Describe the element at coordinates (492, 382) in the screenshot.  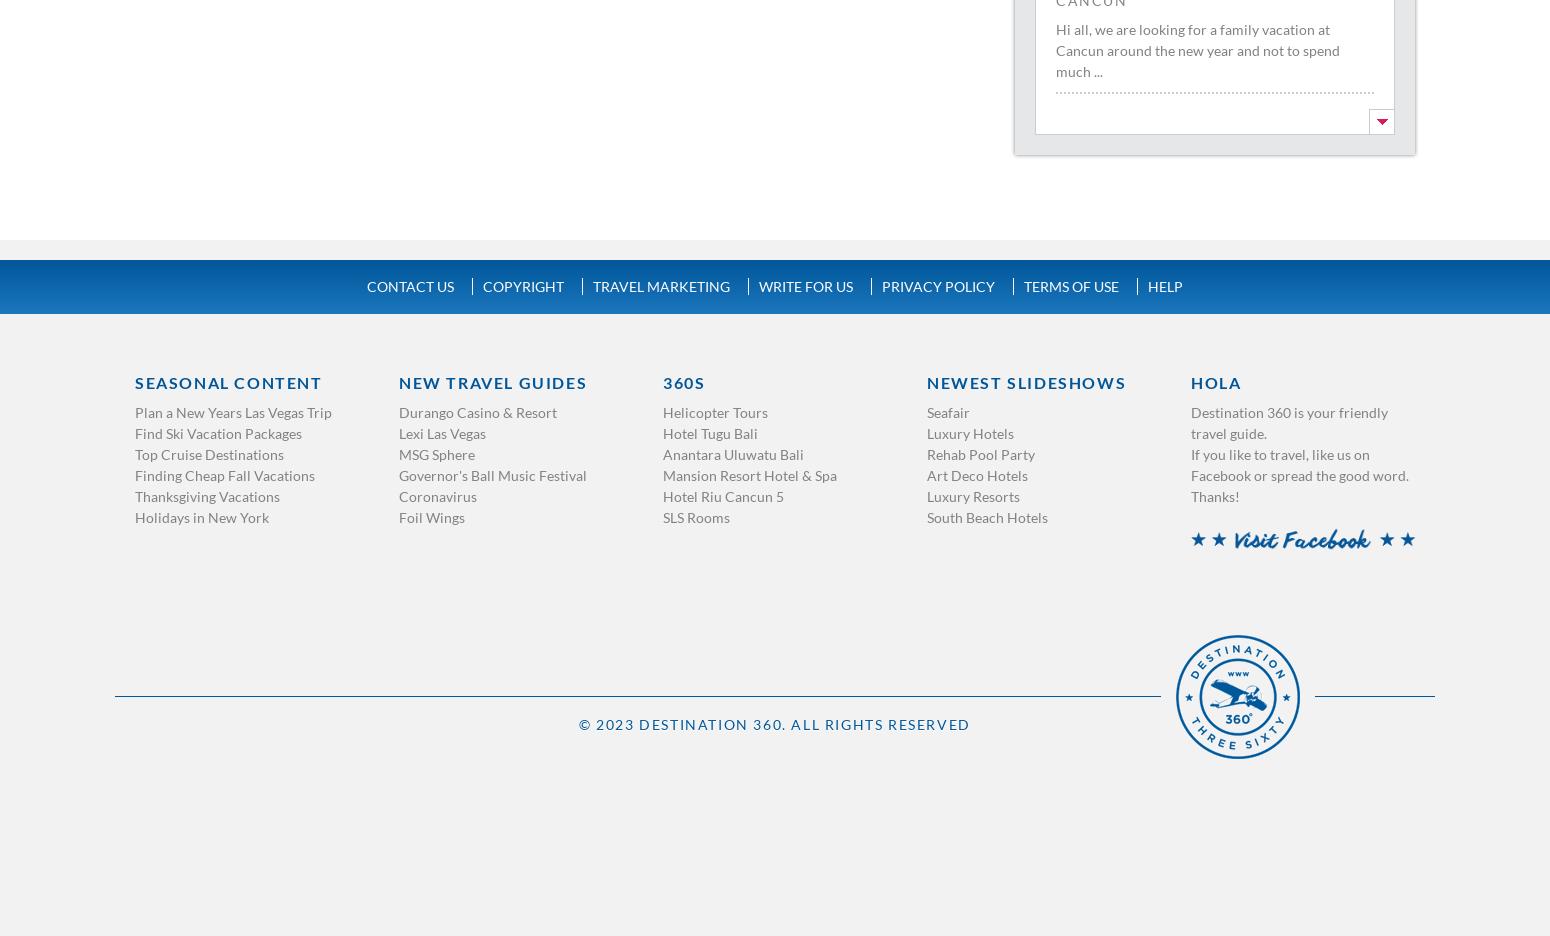
I see `'New Travel Guides'` at that location.